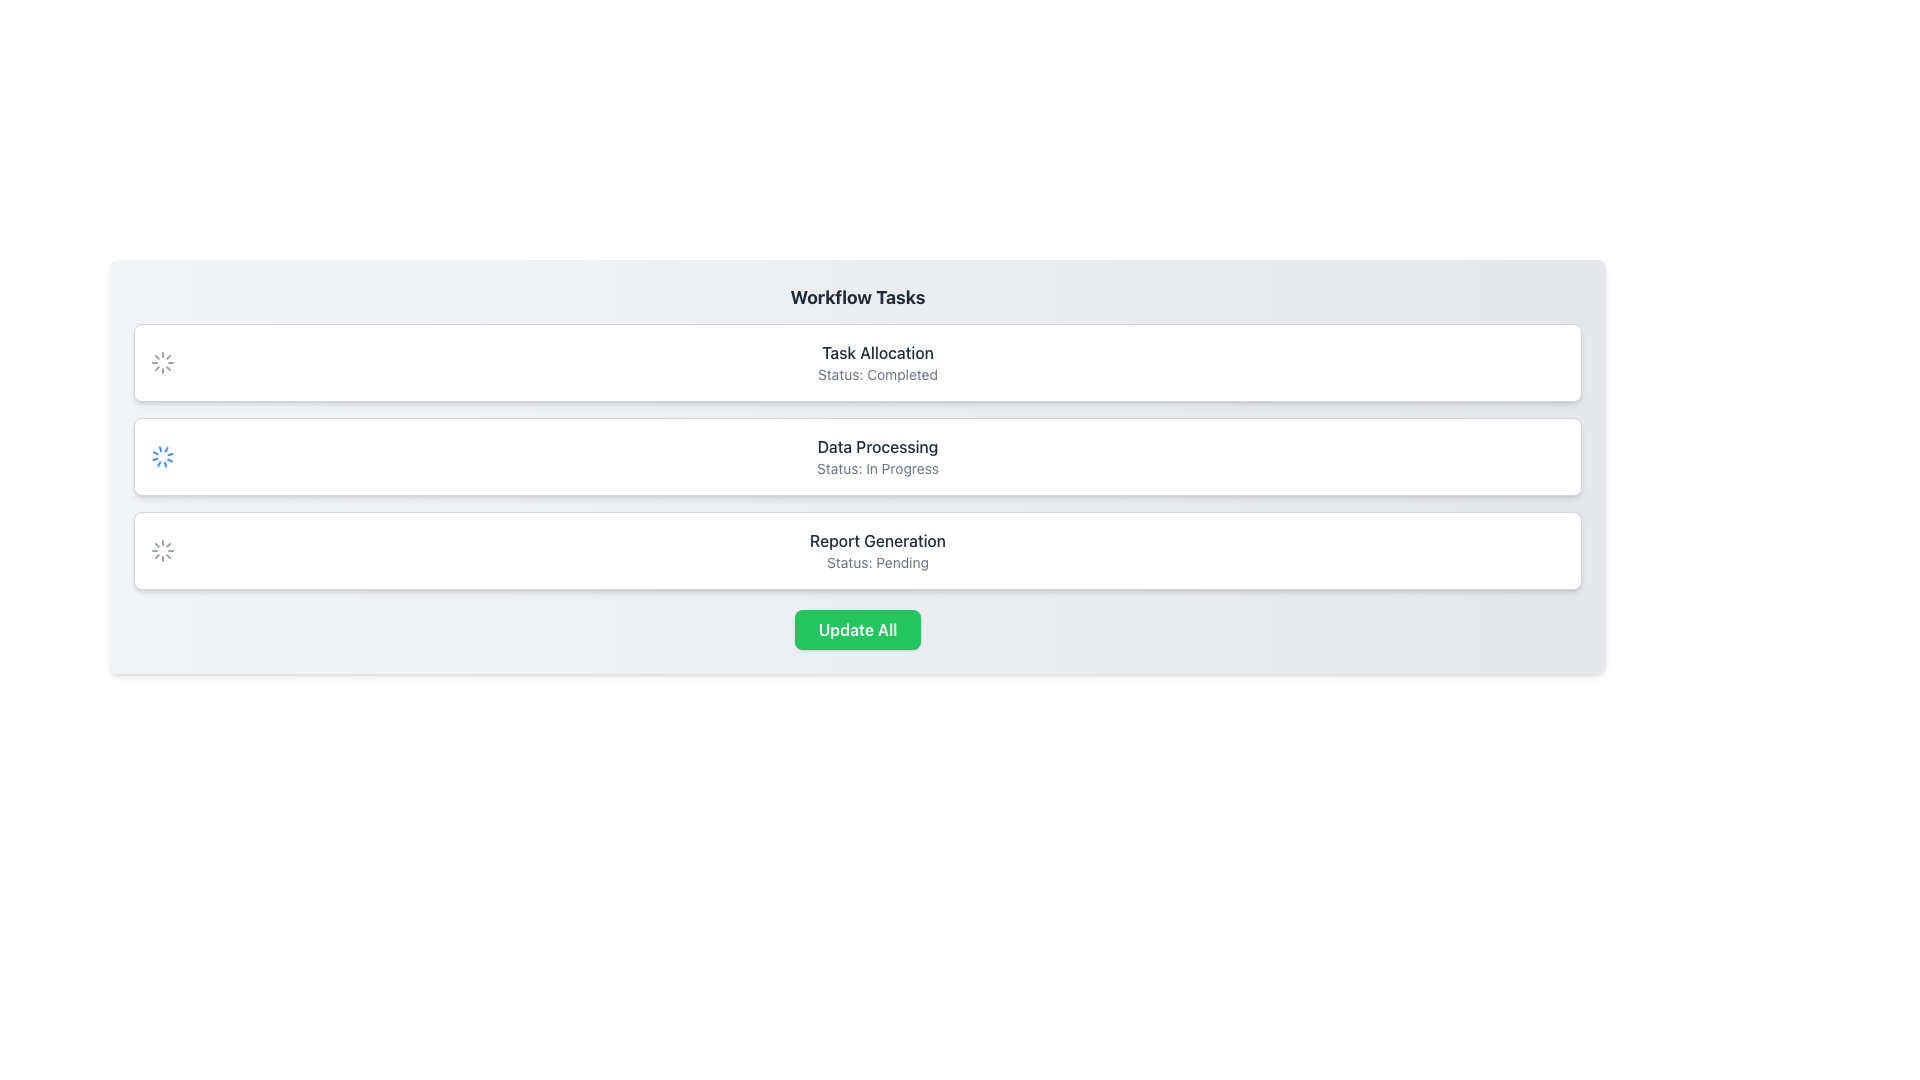 Image resolution: width=1920 pixels, height=1080 pixels. I want to click on the static text label that reads 'Data Processing', so click(878, 446).